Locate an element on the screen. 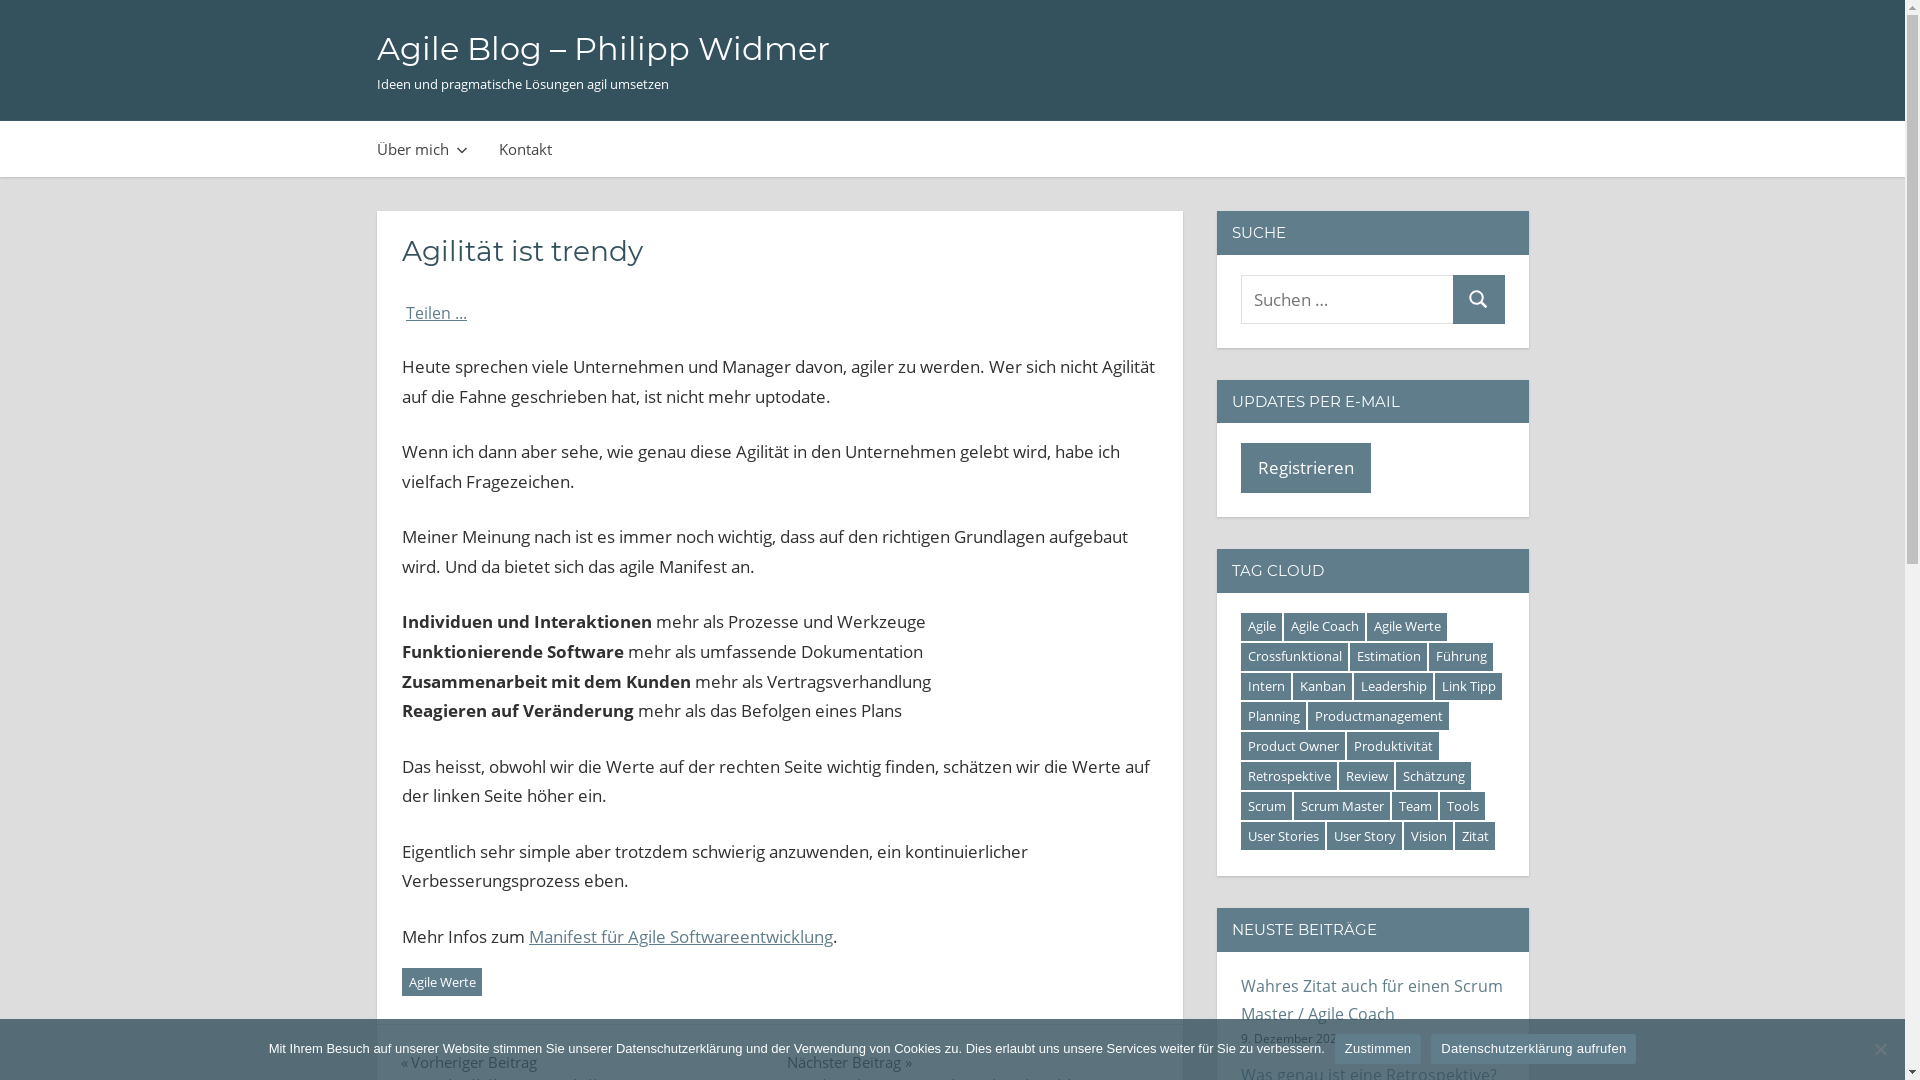 Image resolution: width=1920 pixels, height=1080 pixels. 'Suchen nach:' is located at coordinates (1347, 298).